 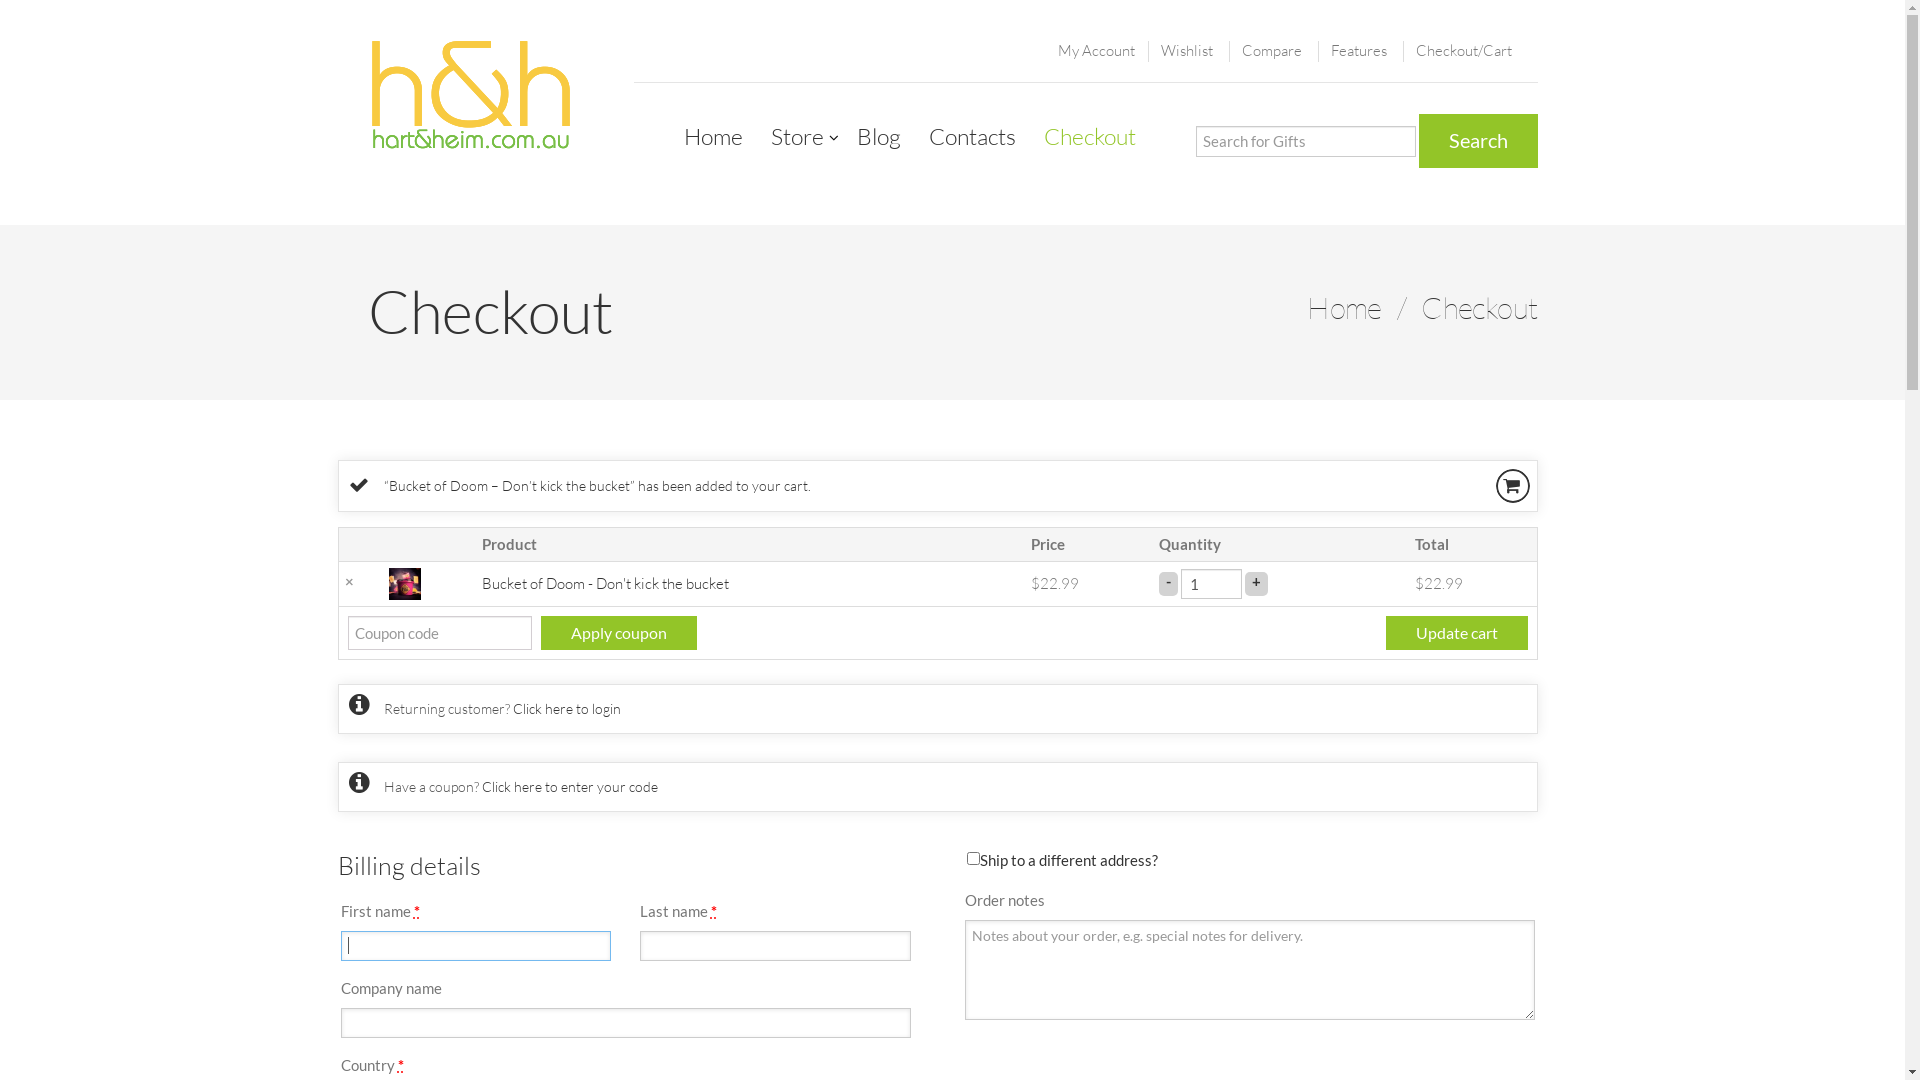 What do you see at coordinates (1168, 581) in the screenshot?
I see `'-'` at bounding box center [1168, 581].